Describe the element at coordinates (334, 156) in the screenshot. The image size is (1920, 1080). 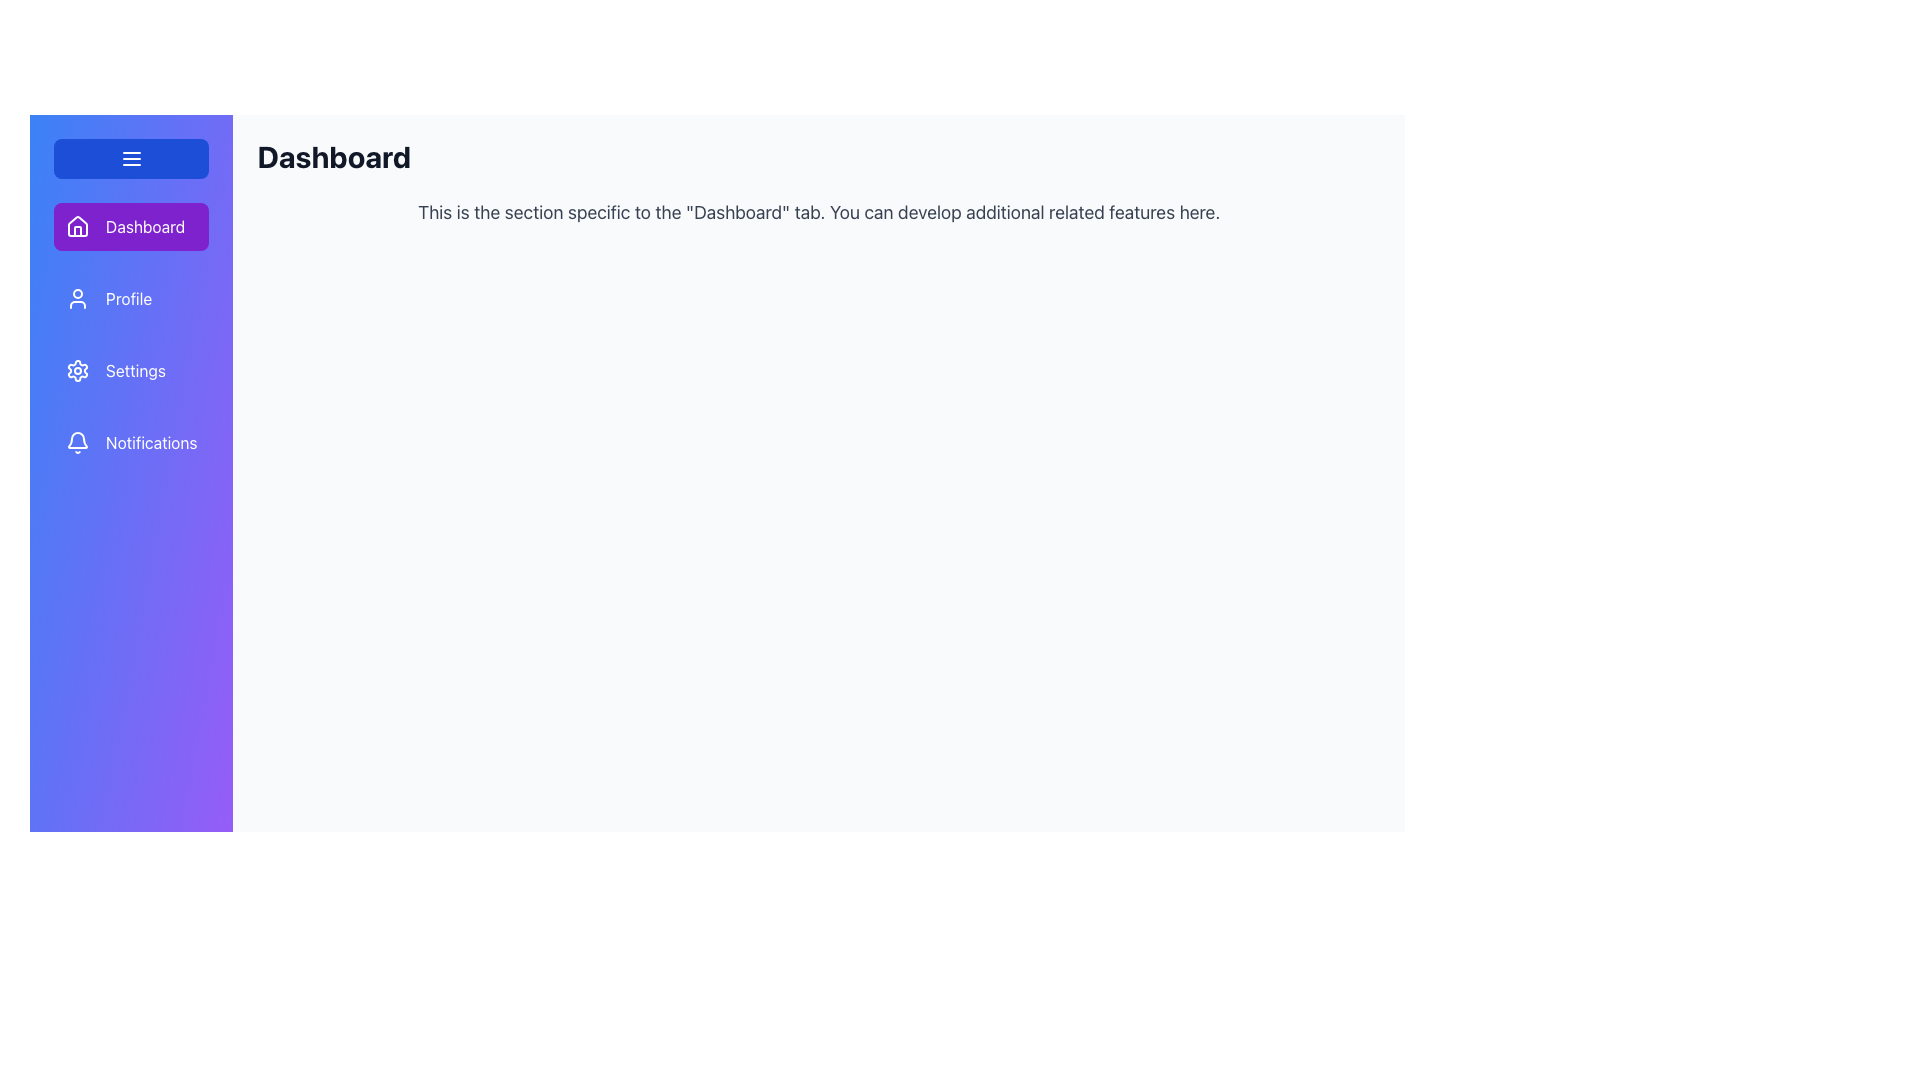
I see `the 'Dashboard' heading text label, which is positioned at the top left of the main content area` at that location.